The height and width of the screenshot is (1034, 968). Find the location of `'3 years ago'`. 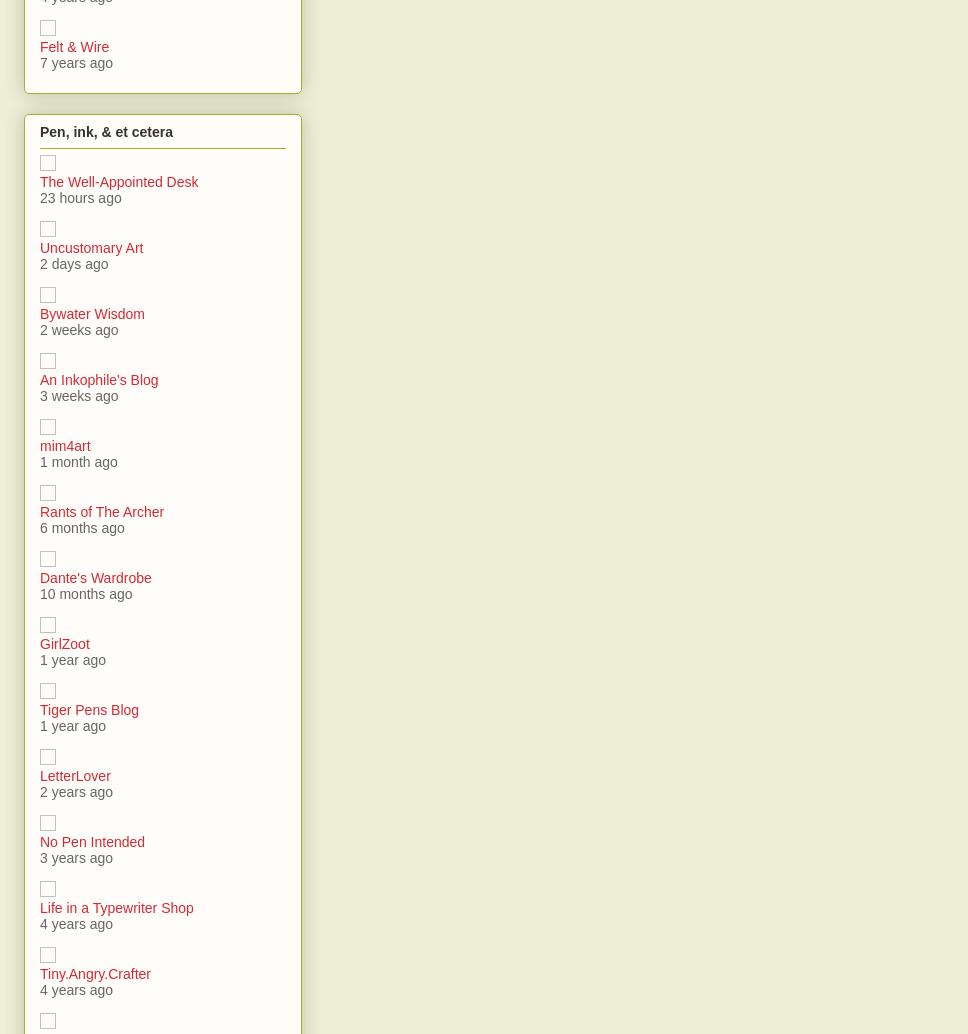

'3 years ago' is located at coordinates (75, 855).